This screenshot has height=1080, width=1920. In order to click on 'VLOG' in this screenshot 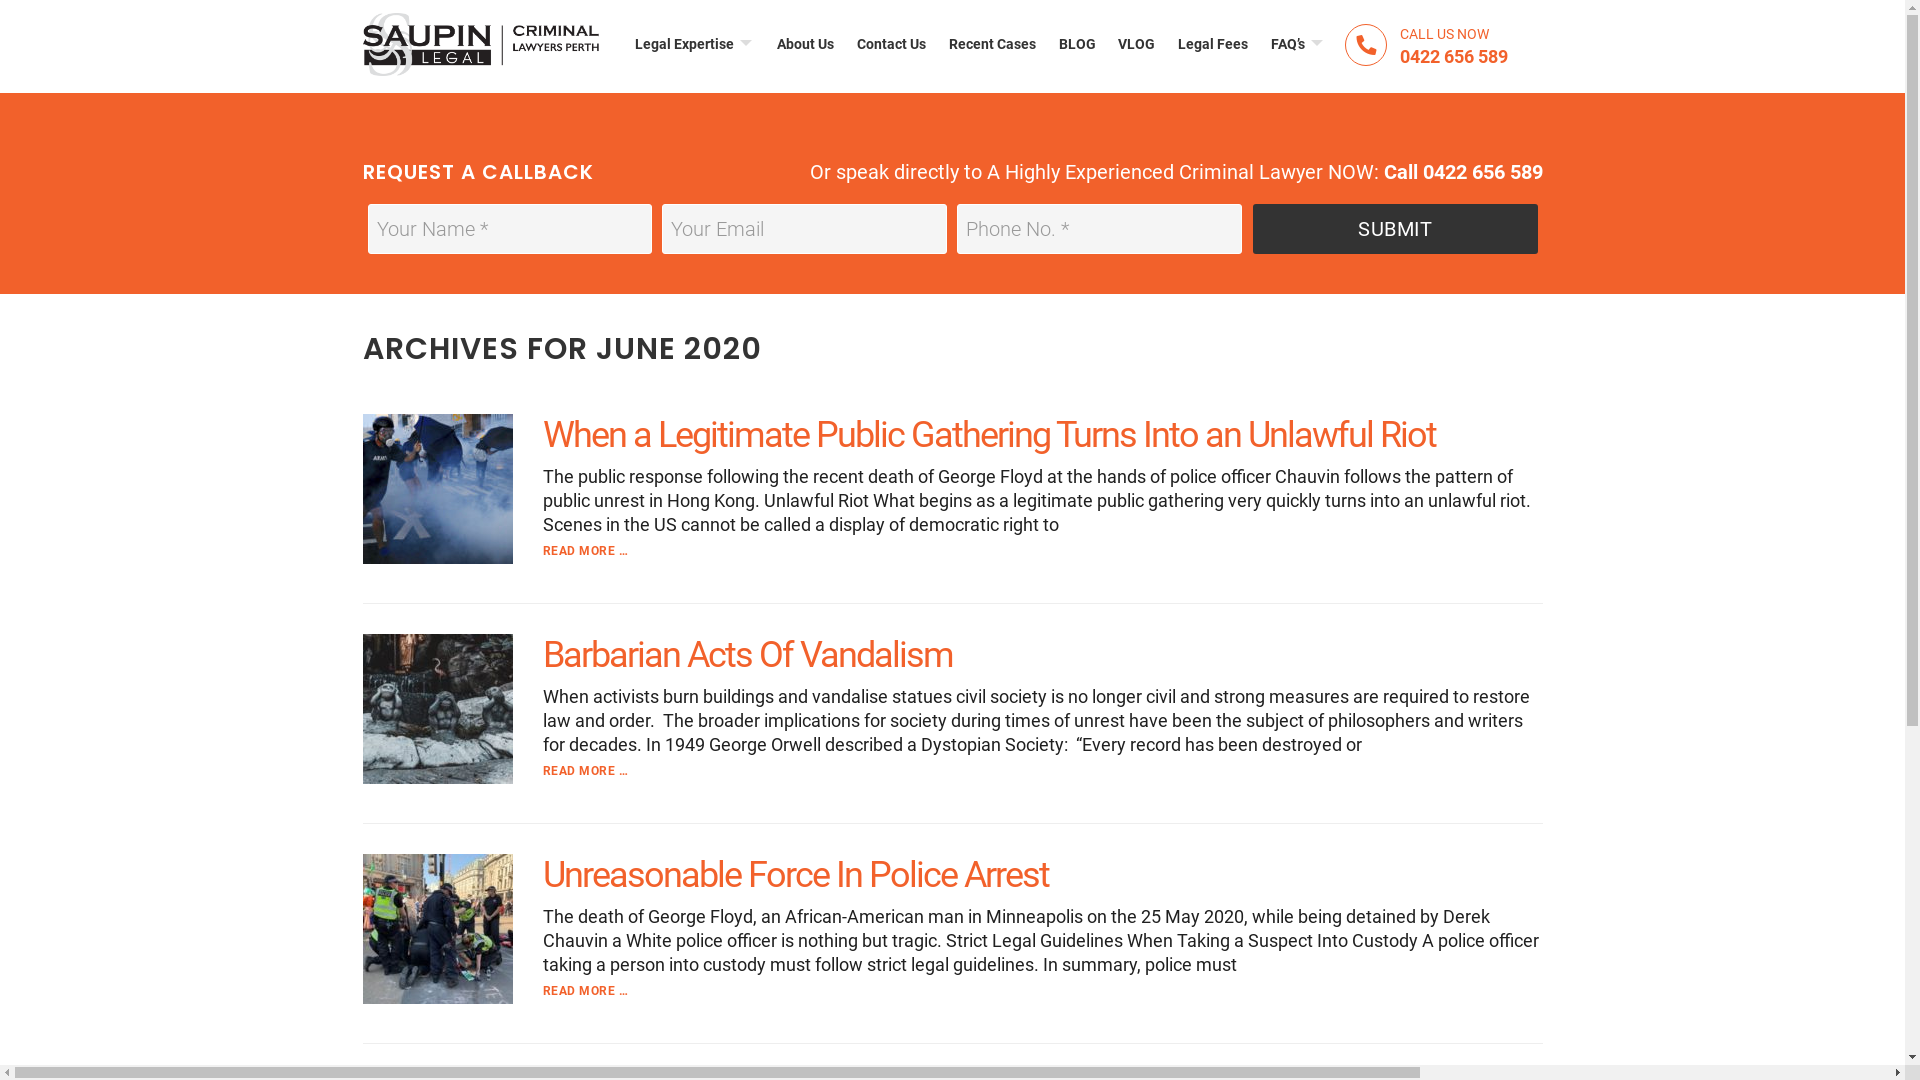, I will do `click(1137, 43)`.